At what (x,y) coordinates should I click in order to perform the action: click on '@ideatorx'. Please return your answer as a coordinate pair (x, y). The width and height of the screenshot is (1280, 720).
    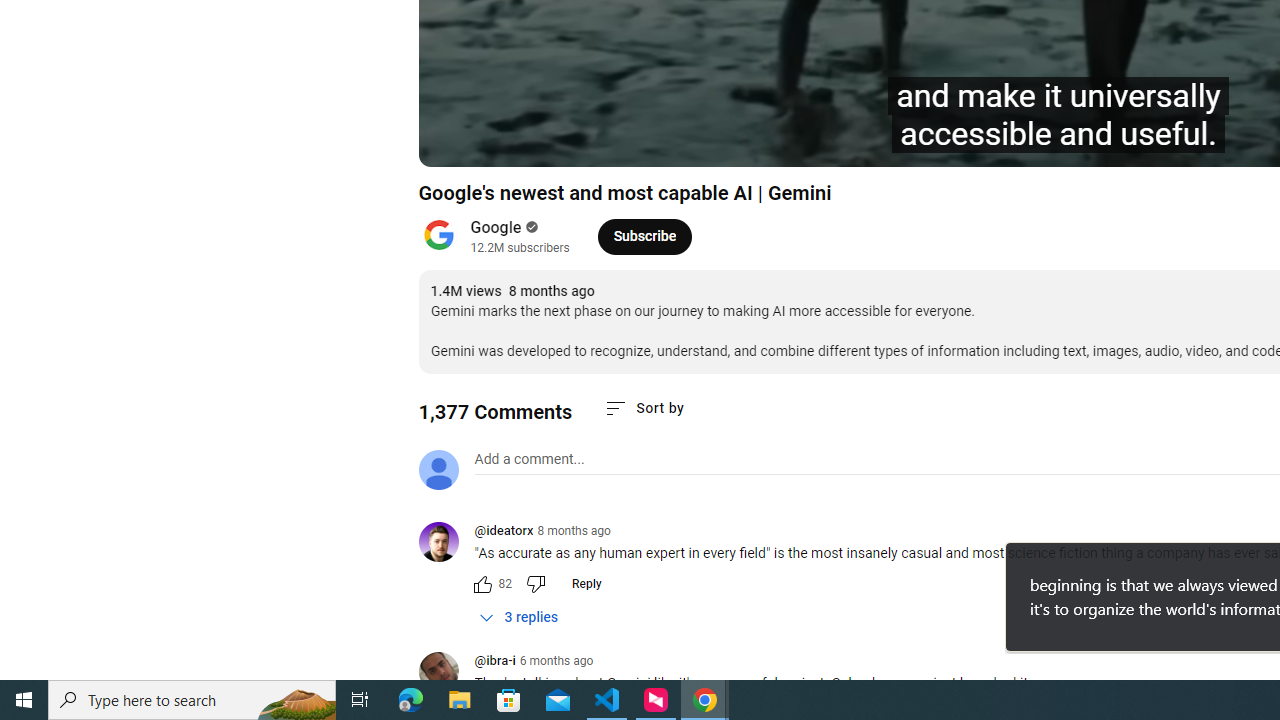
    Looking at the image, I should click on (445, 543).